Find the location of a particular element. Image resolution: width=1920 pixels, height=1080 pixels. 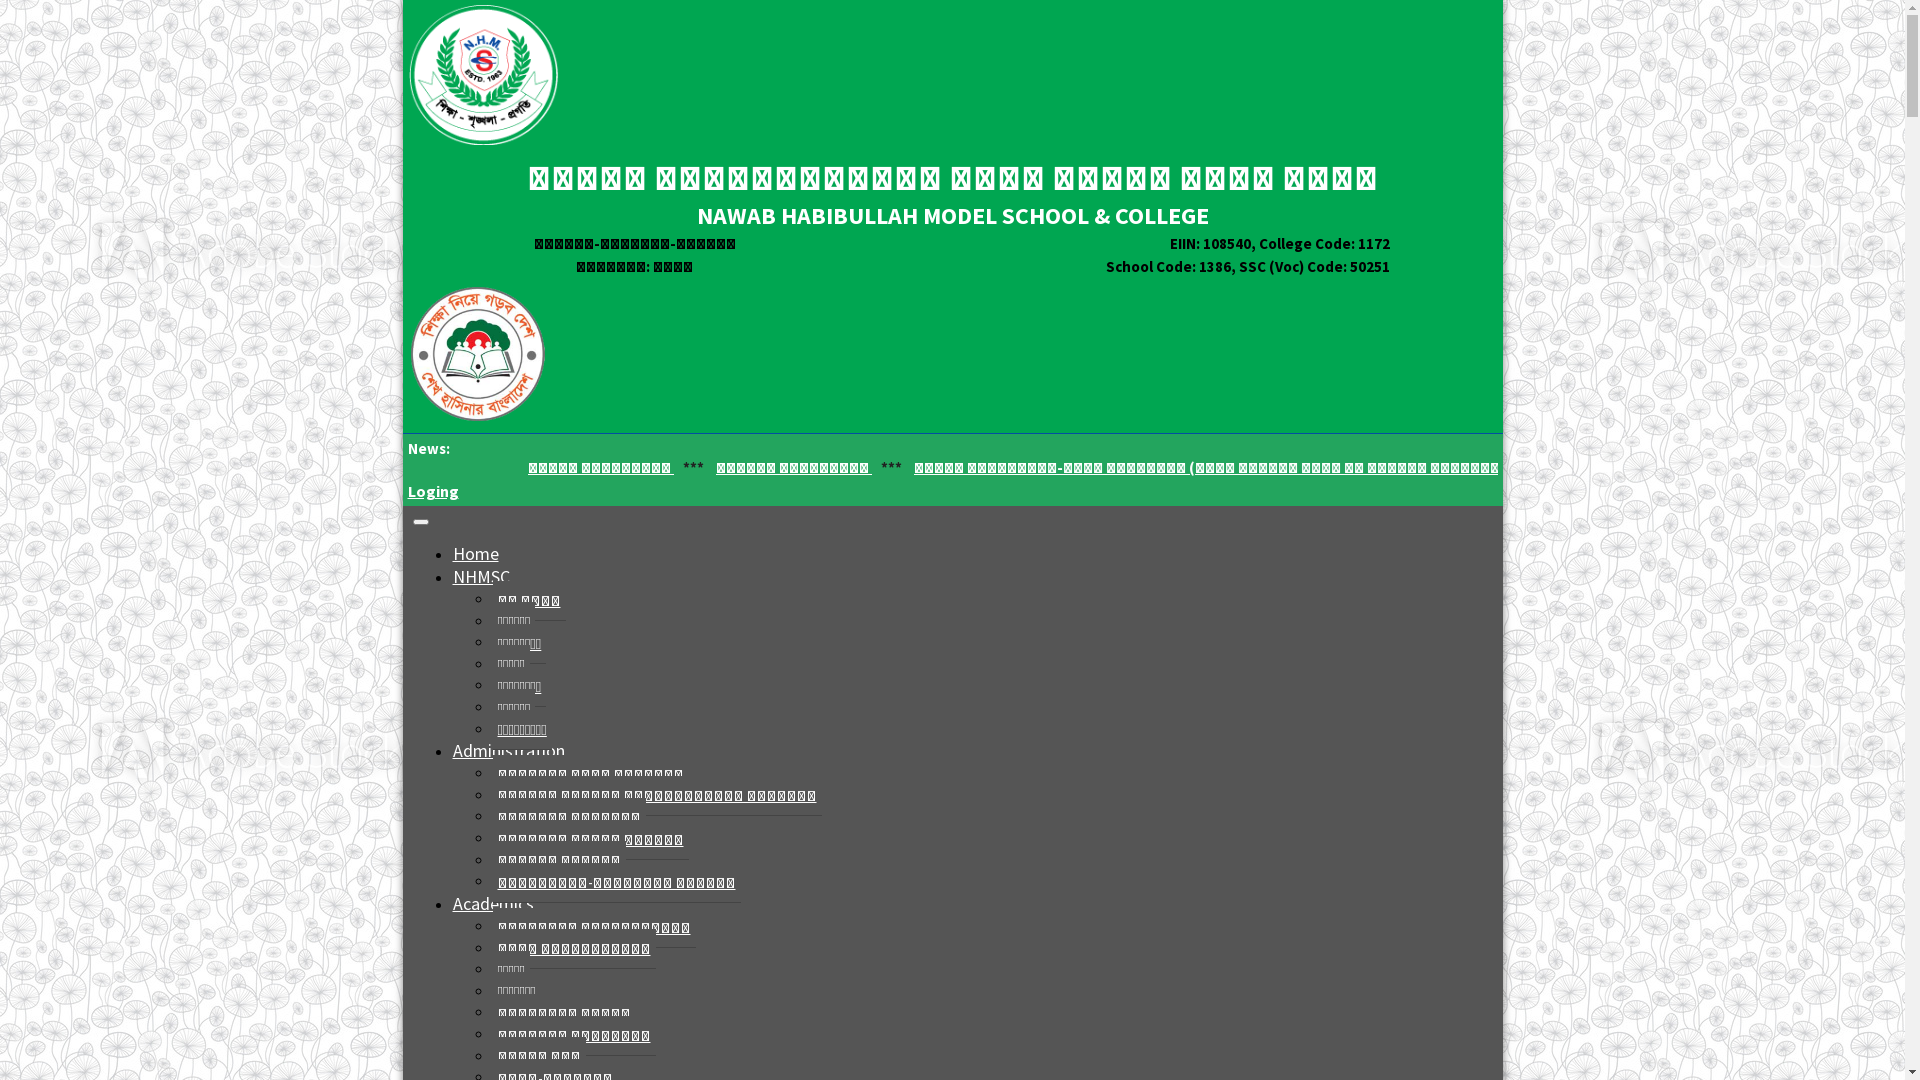

'Loging' is located at coordinates (432, 490).